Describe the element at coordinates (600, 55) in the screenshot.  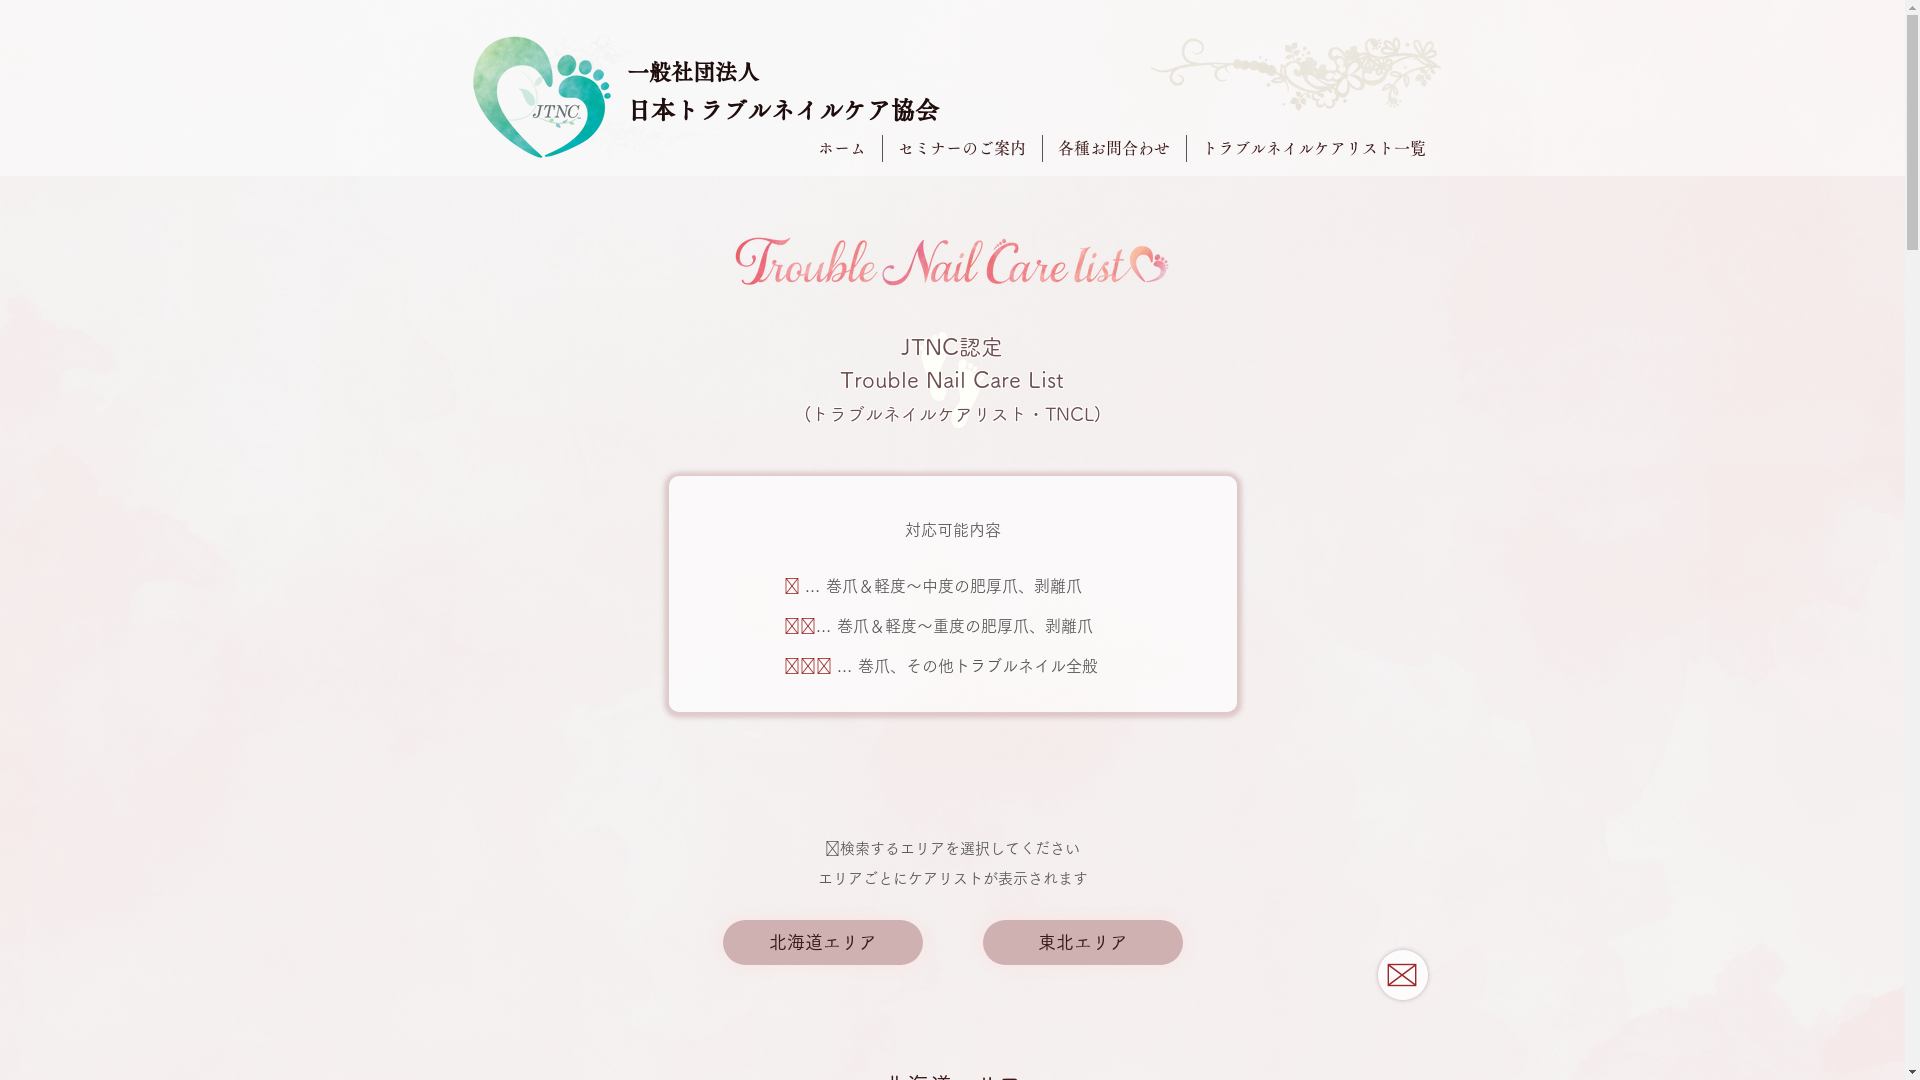
I see `'soushoku04.png'` at that location.